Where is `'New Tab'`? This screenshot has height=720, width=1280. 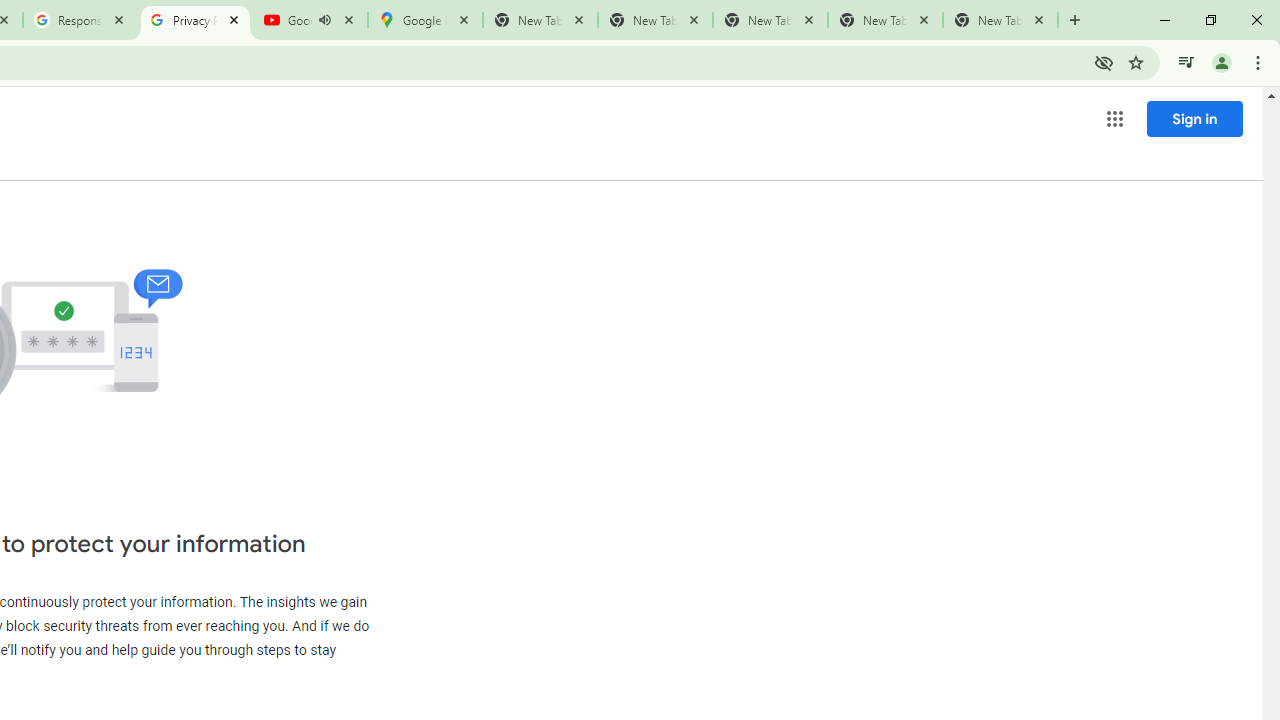
'New Tab' is located at coordinates (1000, 20).